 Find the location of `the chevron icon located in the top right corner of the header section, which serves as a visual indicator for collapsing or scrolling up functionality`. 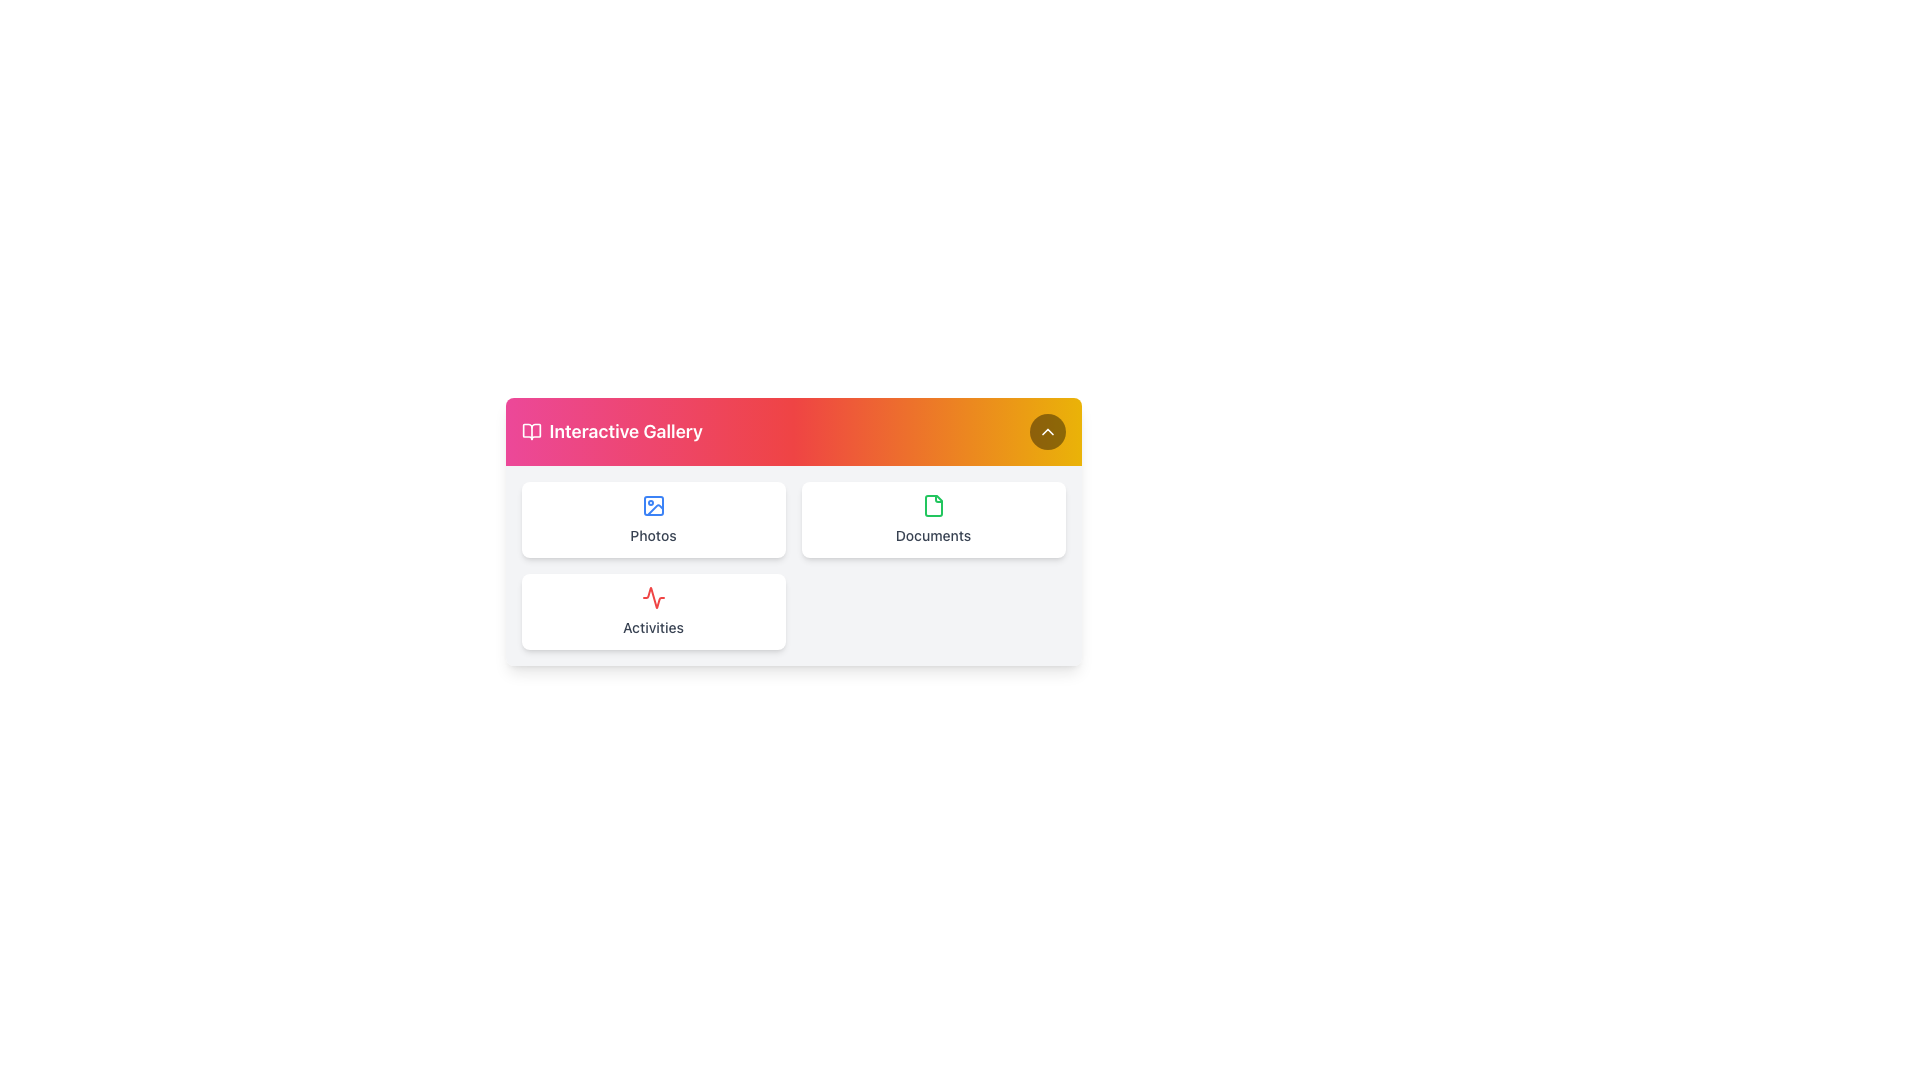

the chevron icon located in the top right corner of the header section, which serves as a visual indicator for collapsing or scrolling up functionality is located at coordinates (1046, 431).